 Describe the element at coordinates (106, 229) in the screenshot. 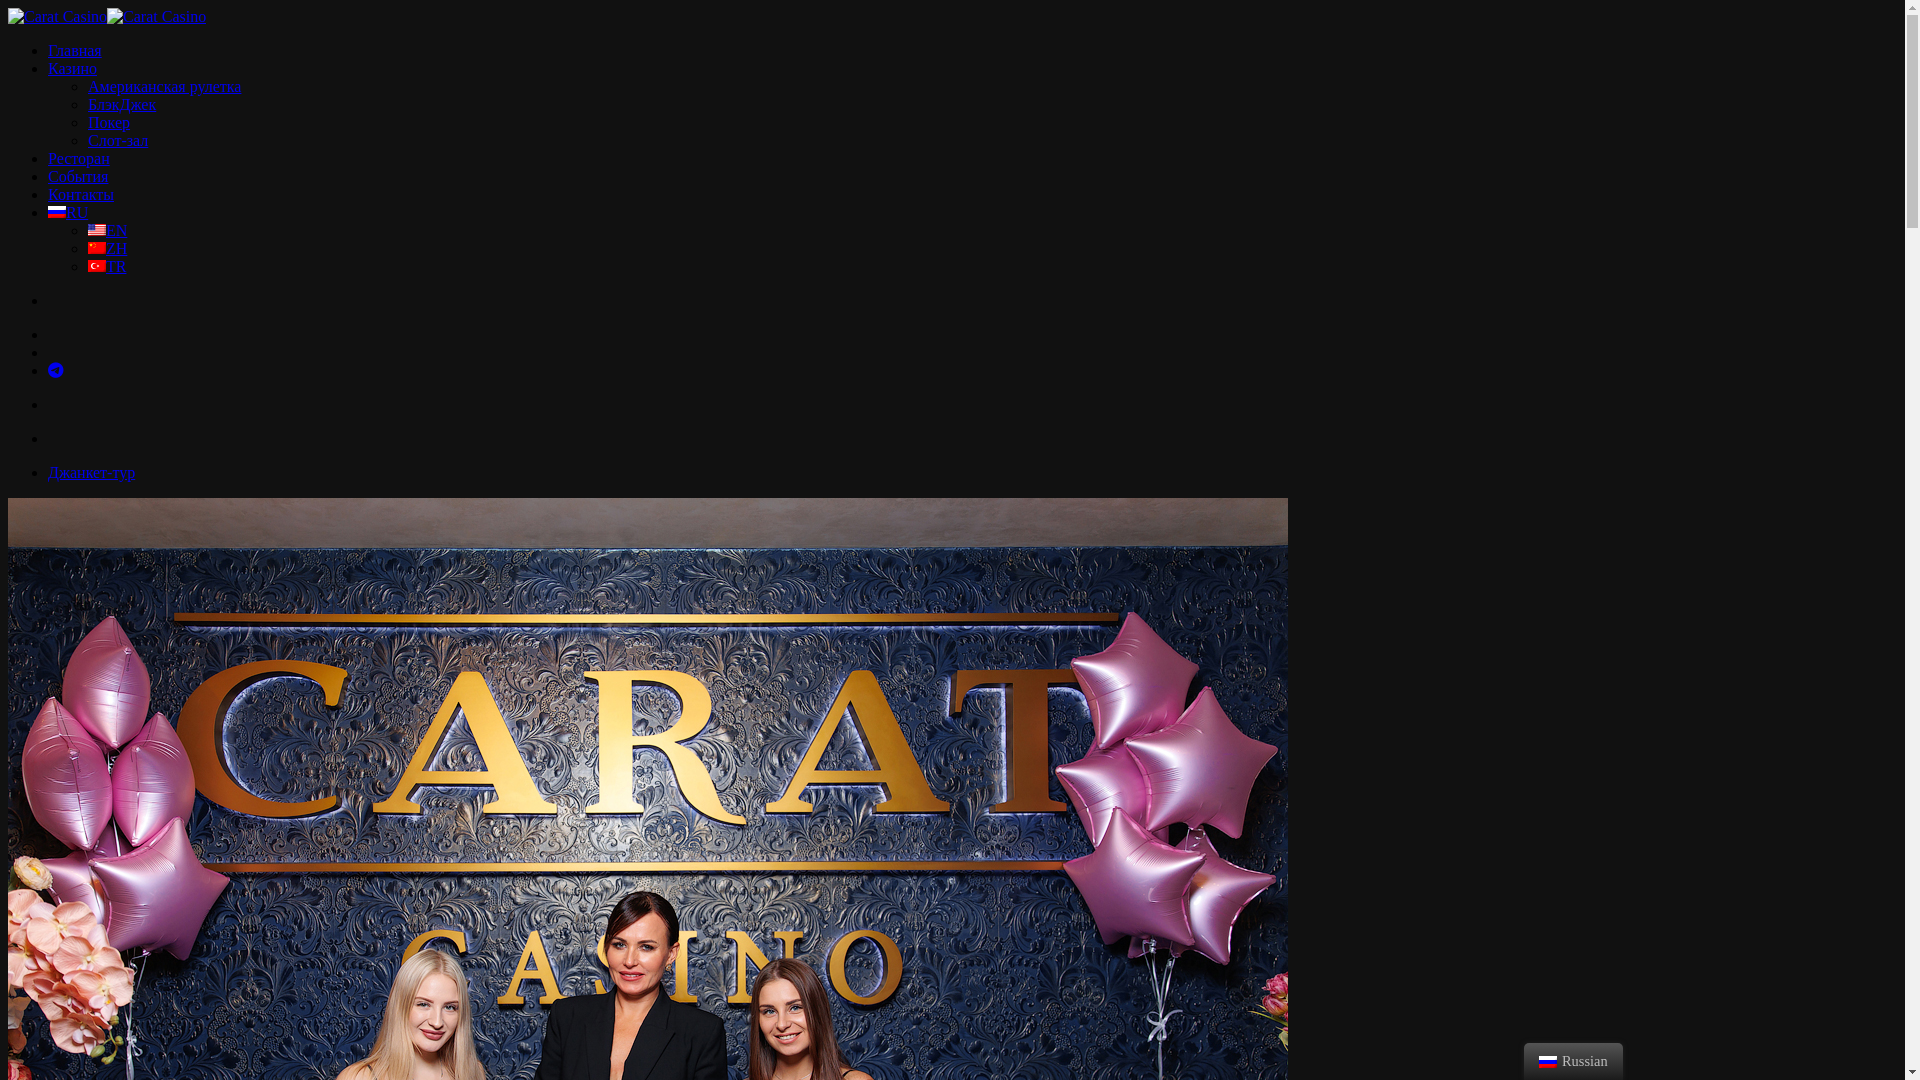

I see `'EN'` at that location.